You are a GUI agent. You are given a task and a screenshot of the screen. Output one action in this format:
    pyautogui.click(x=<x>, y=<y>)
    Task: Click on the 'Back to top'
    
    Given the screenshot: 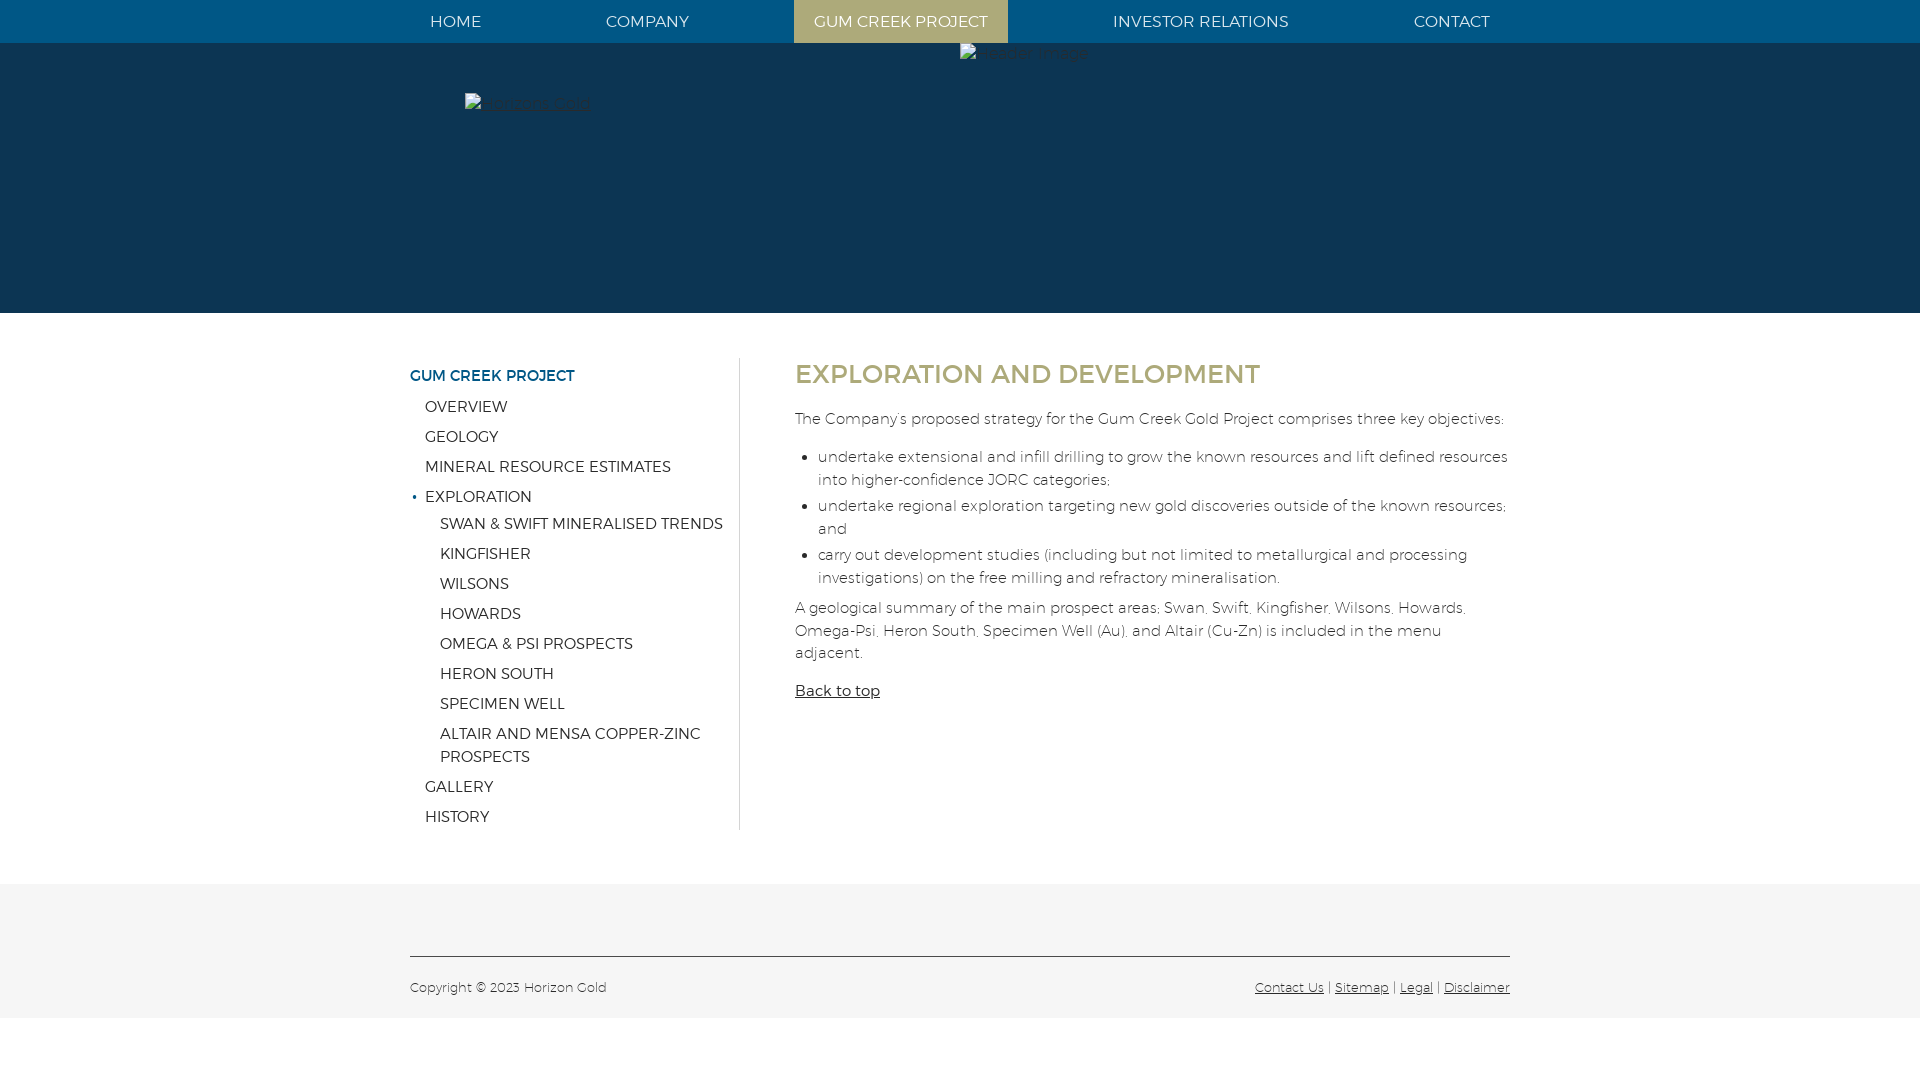 What is the action you would take?
    pyautogui.click(x=794, y=689)
    